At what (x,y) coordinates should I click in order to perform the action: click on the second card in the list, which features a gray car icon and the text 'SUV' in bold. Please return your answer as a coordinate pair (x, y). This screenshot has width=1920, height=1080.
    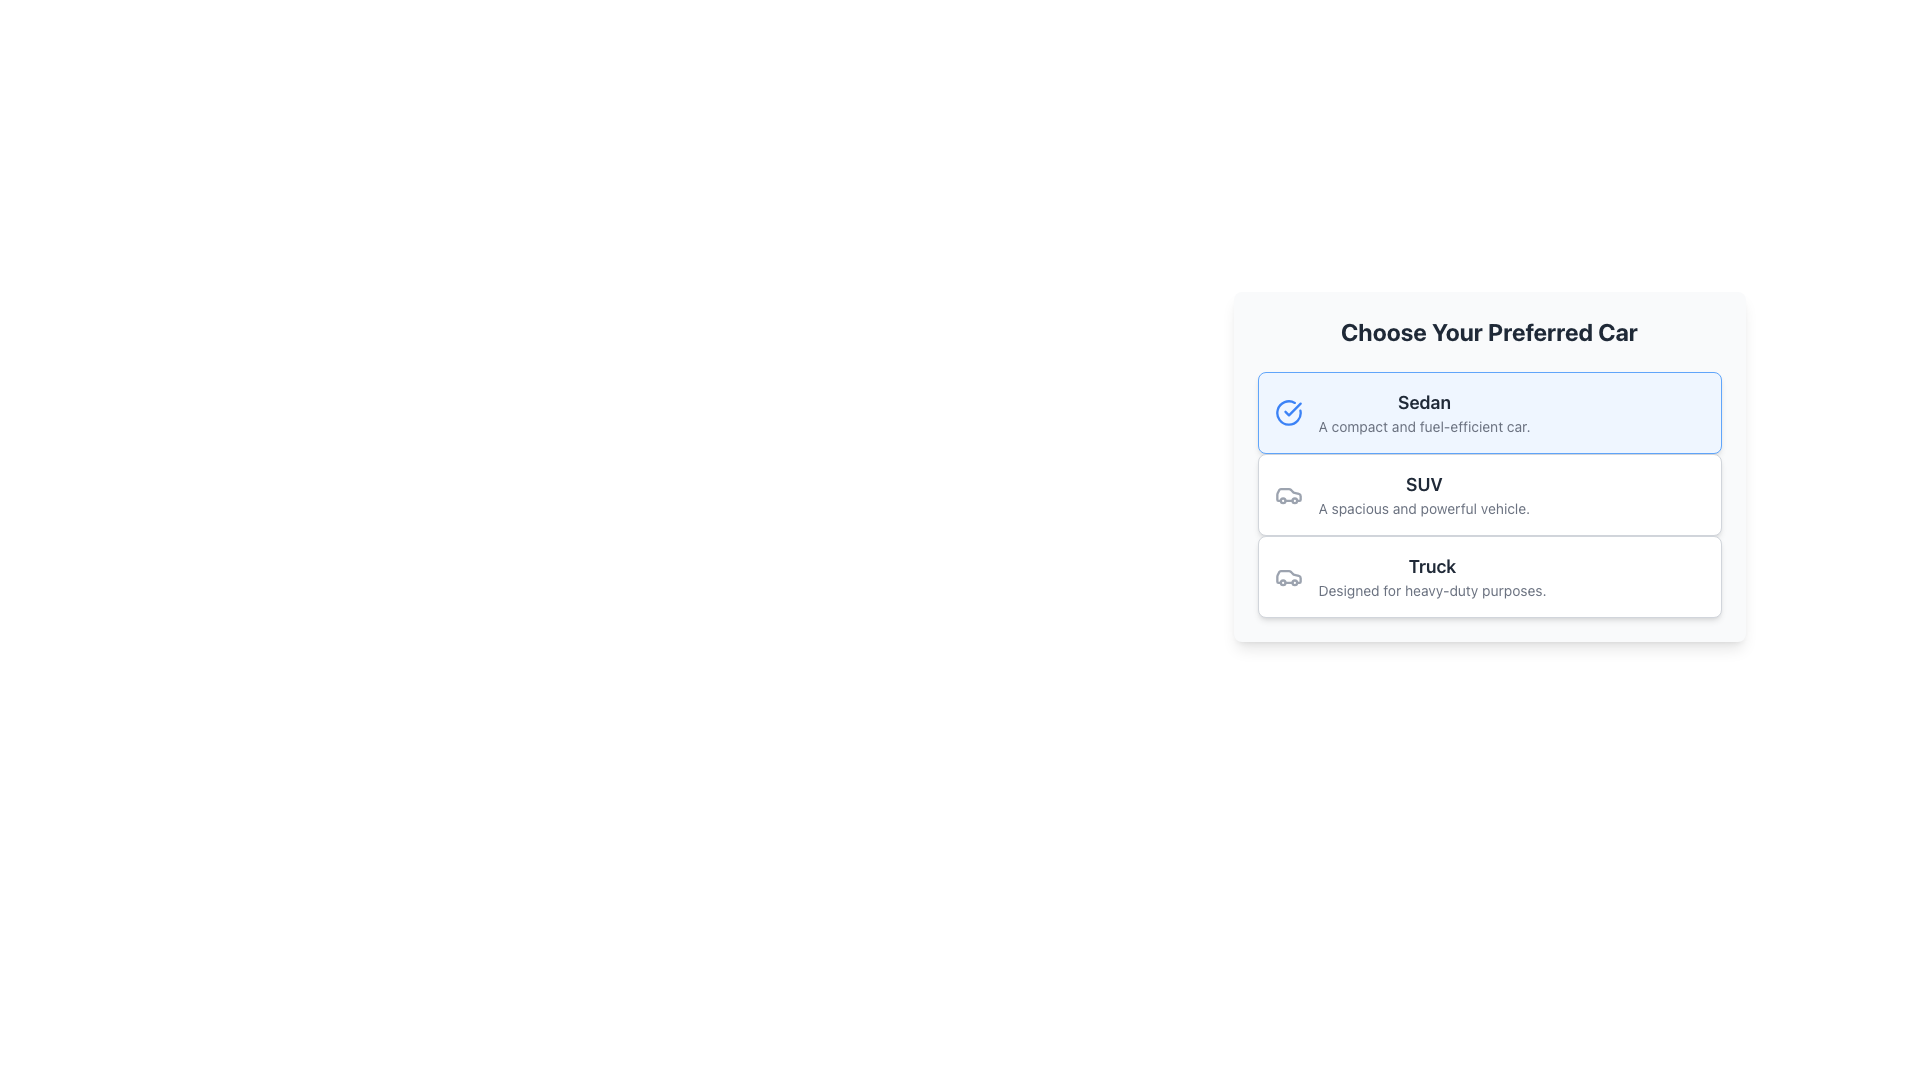
    Looking at the image, I should click on (1489, 494).